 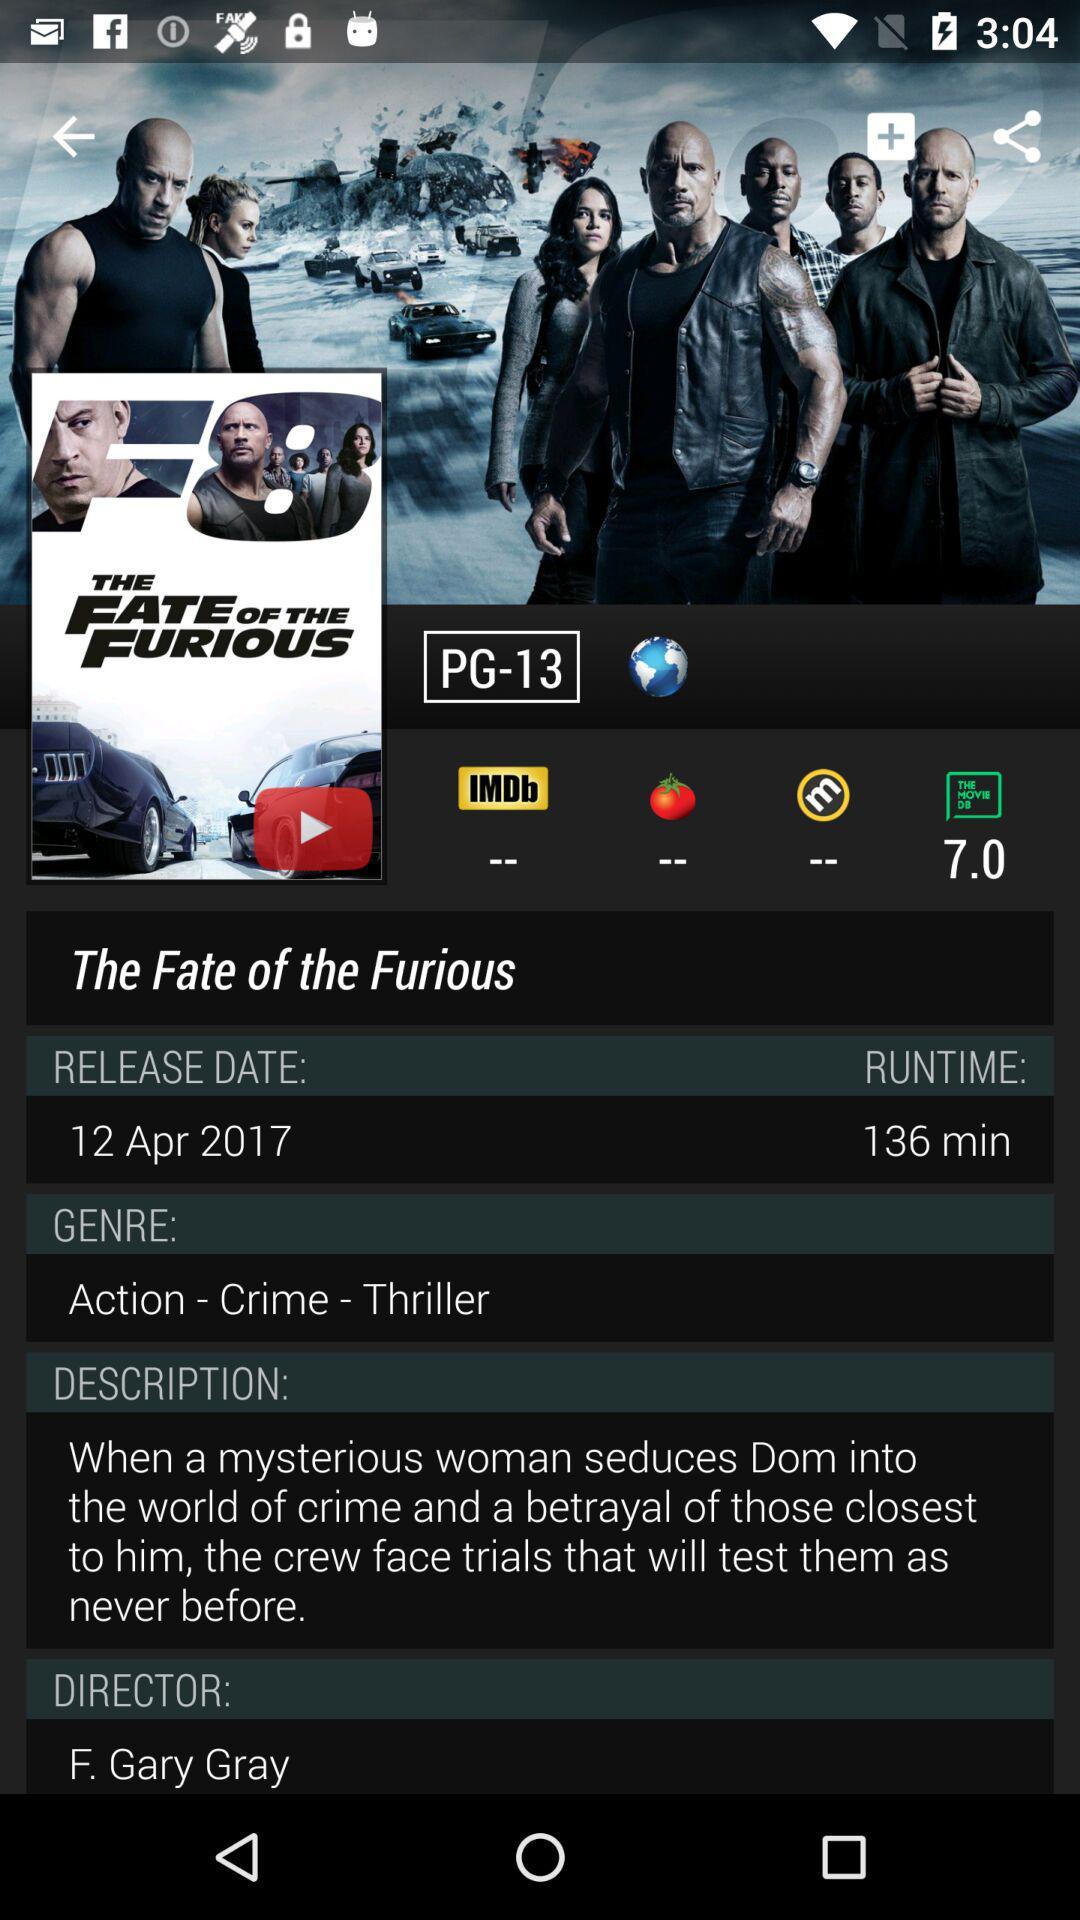 I want to click on search the world wide web, so click(x=658, y=666).